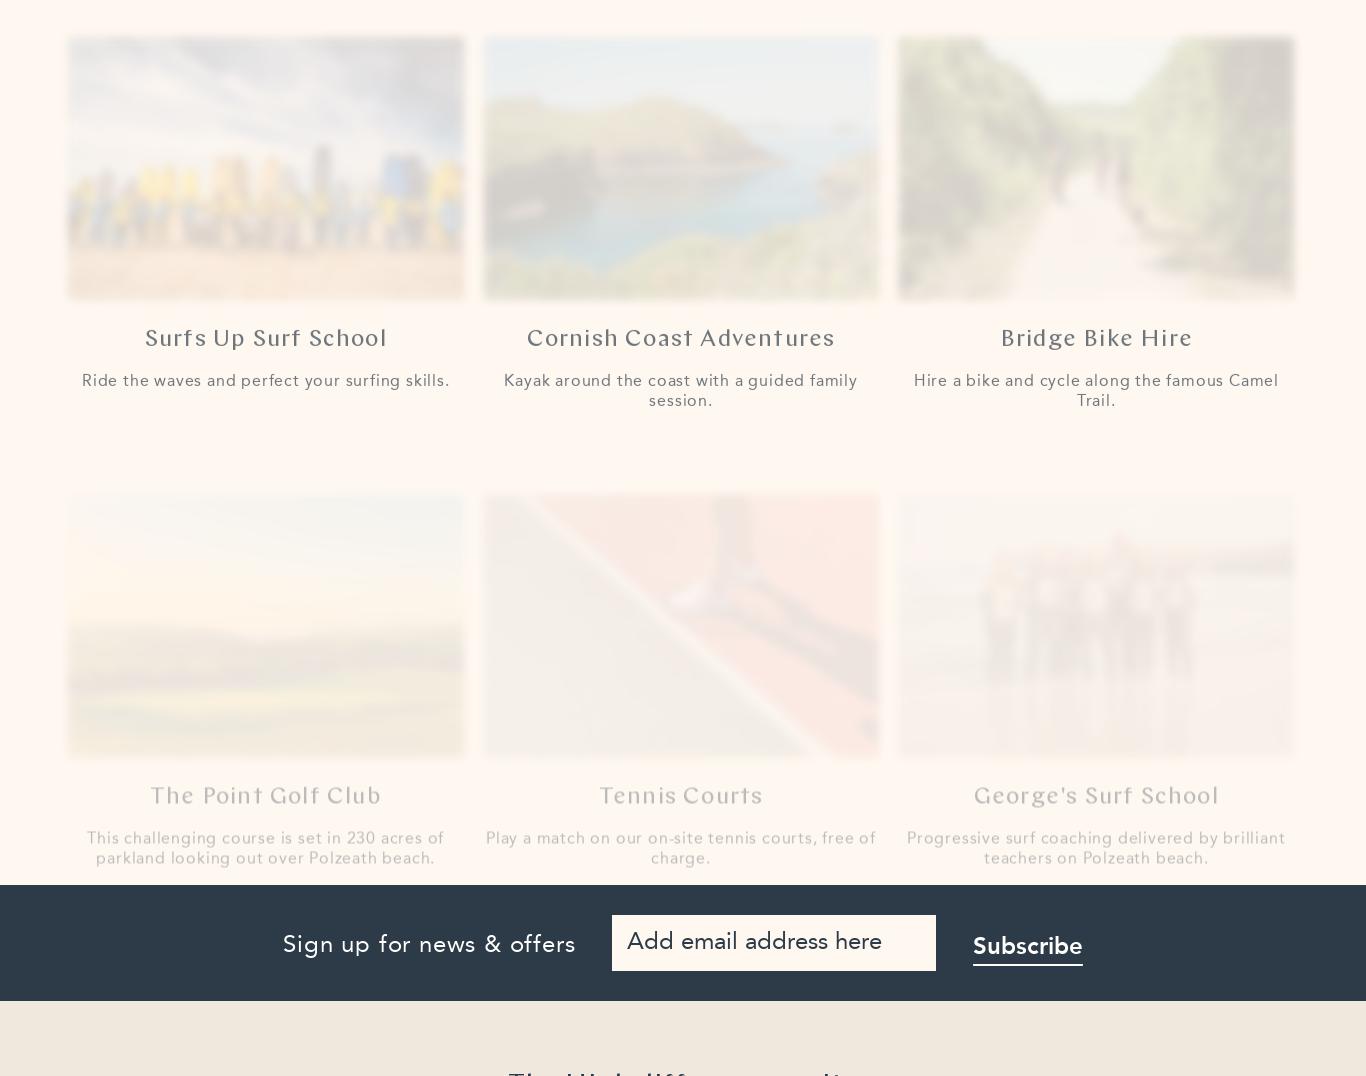 The image size is (1366, 1076). Describe the element at coordinates (1094, 754) in the screenshot. I see `'George's Surf School'` at that location.